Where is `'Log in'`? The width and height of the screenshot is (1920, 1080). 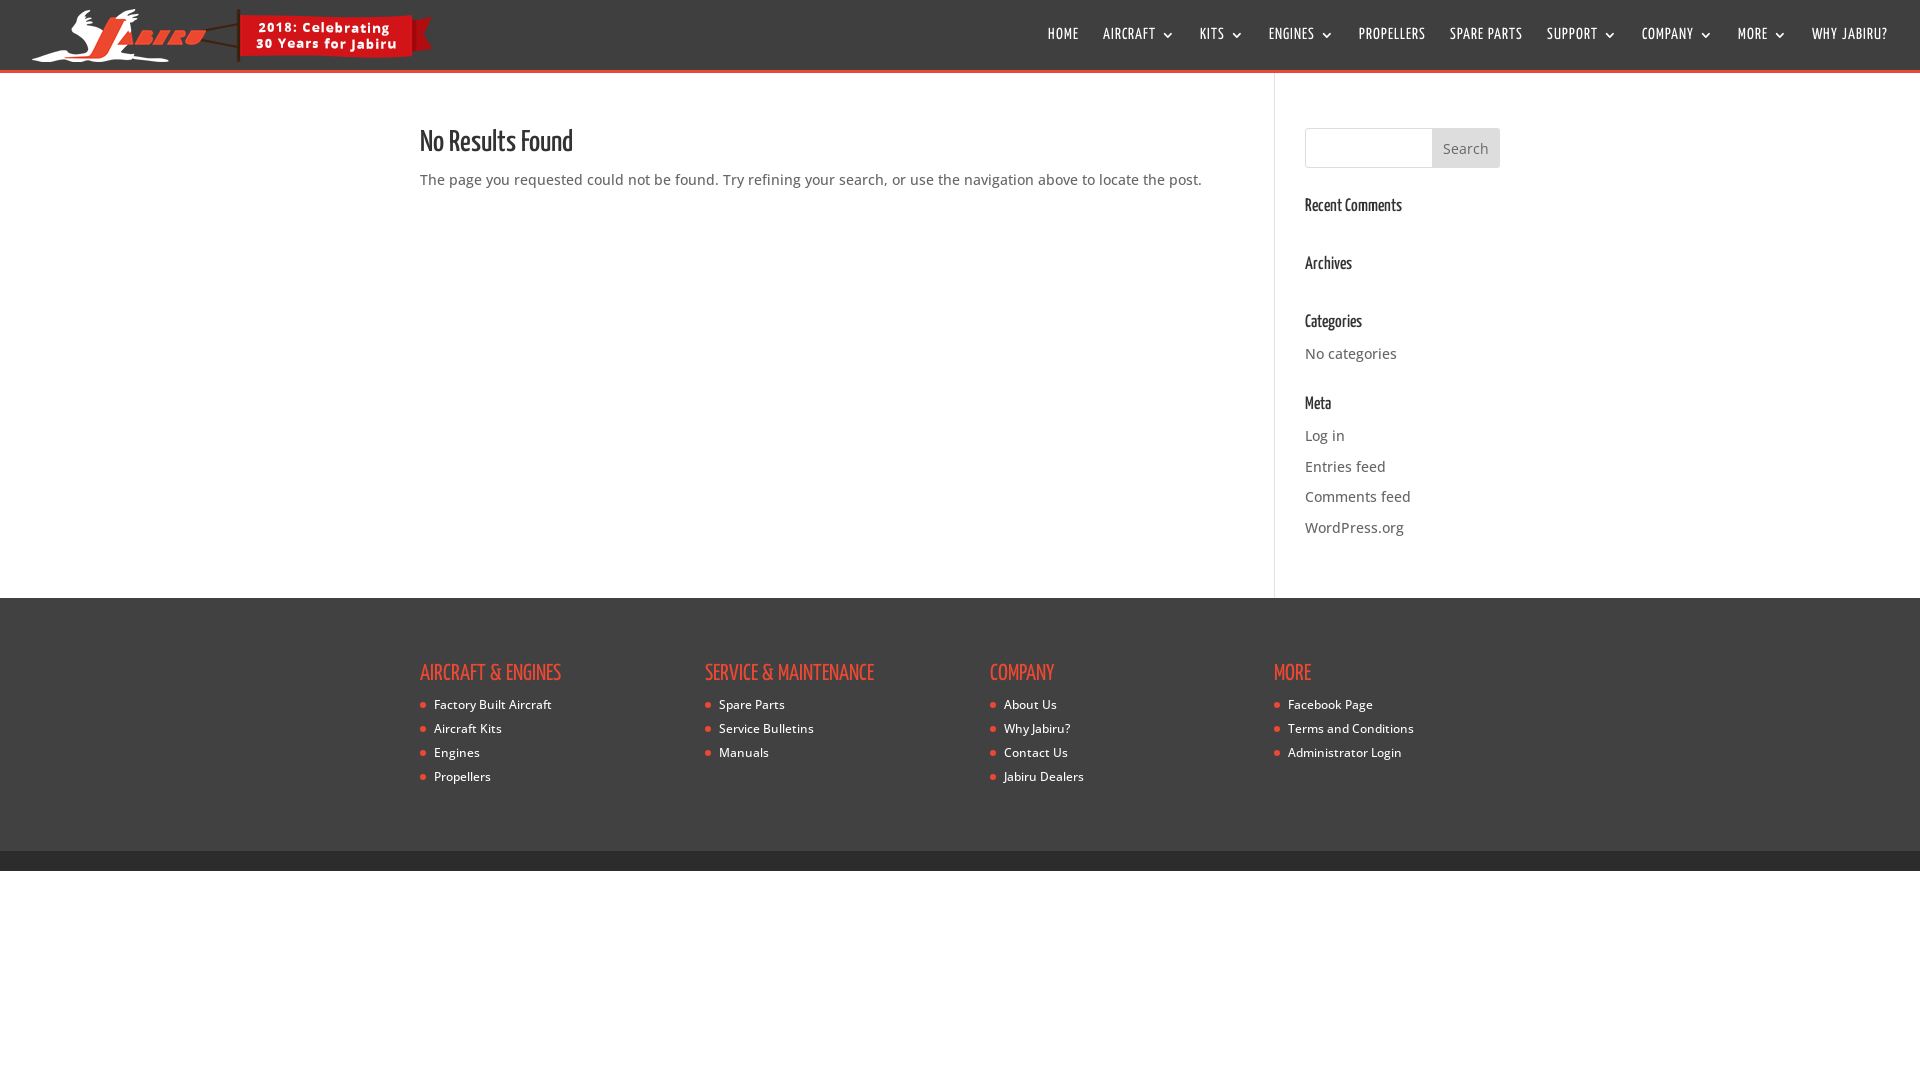 'Log in' is located at coordinates (1324, 434).